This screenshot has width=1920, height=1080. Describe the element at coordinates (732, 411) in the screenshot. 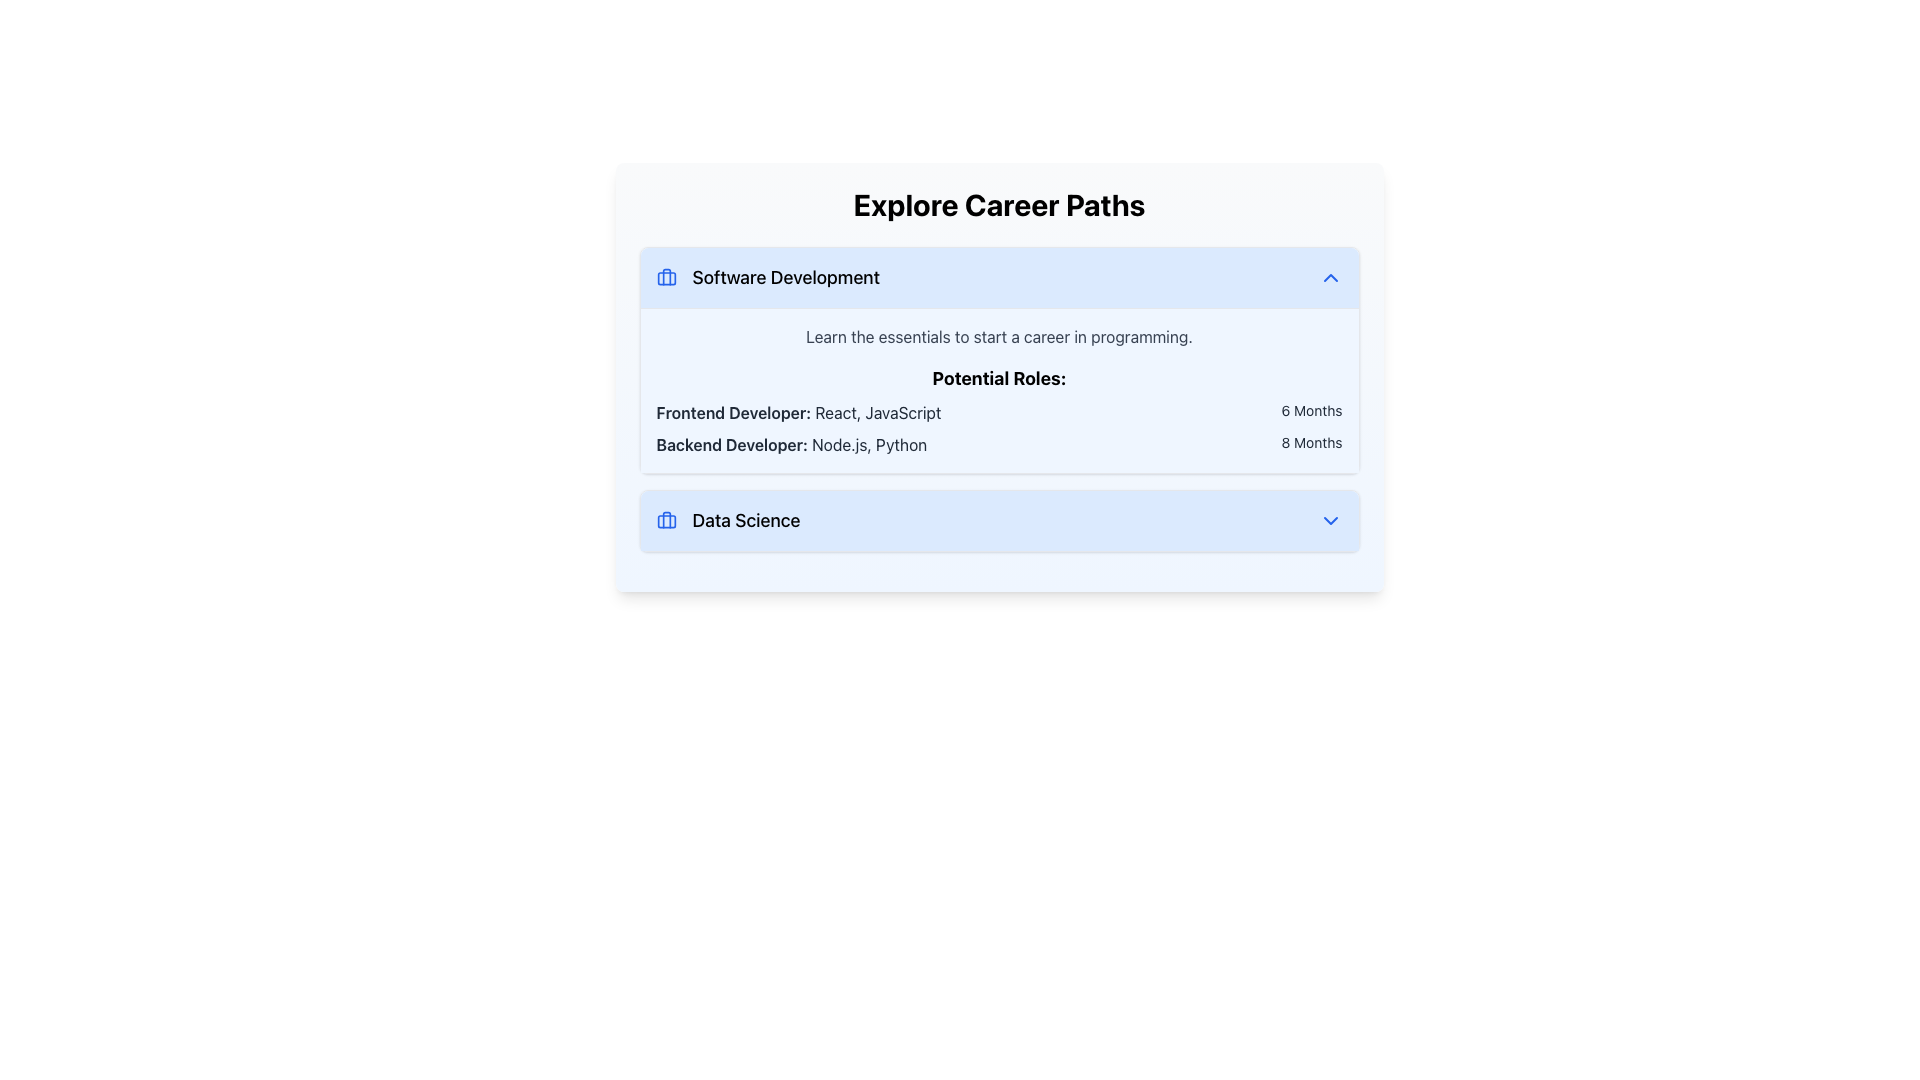

I see `the text element introducing the role name 'Frontend Developer' located in the 'Potential Roles:' section under 'Software Development'. This element is the first specific role listed, positioned vertically near 'Backend Developer:'` at that location.